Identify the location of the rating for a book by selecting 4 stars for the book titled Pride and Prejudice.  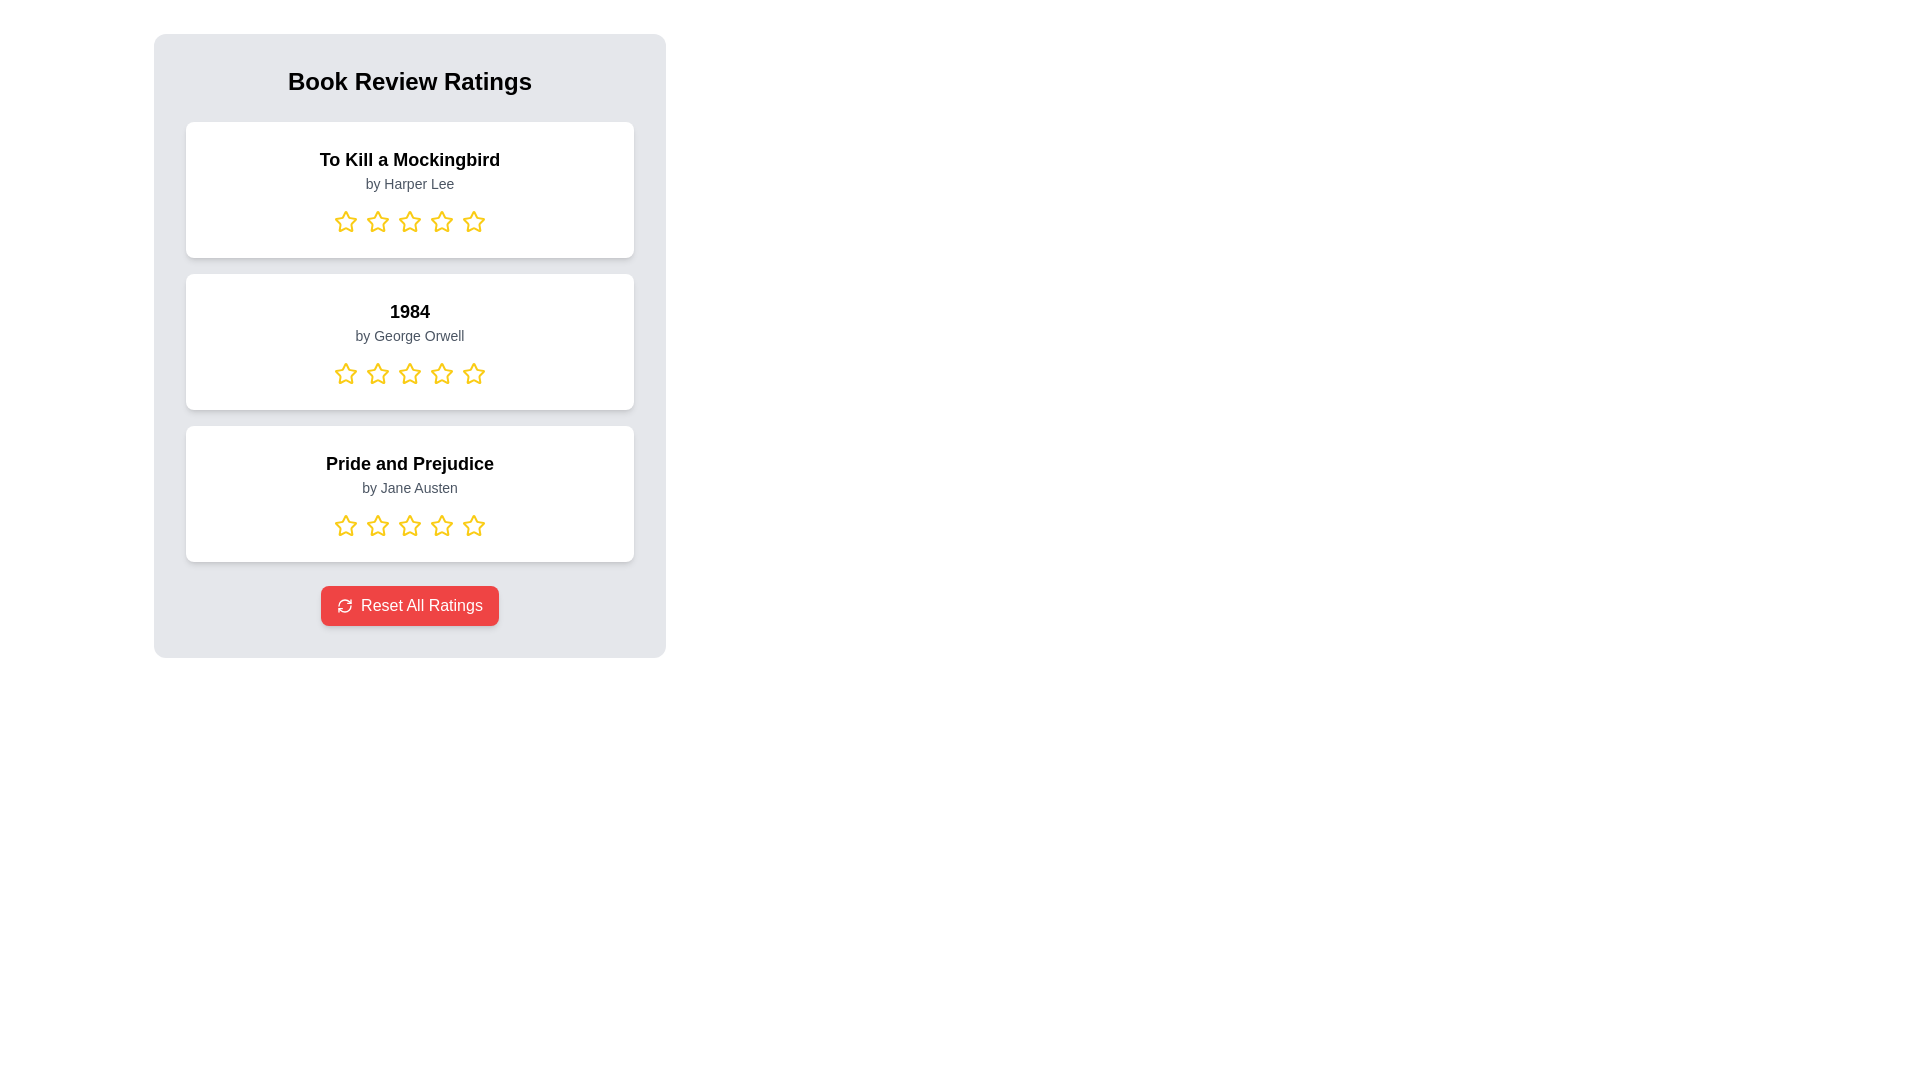
(440, 524).